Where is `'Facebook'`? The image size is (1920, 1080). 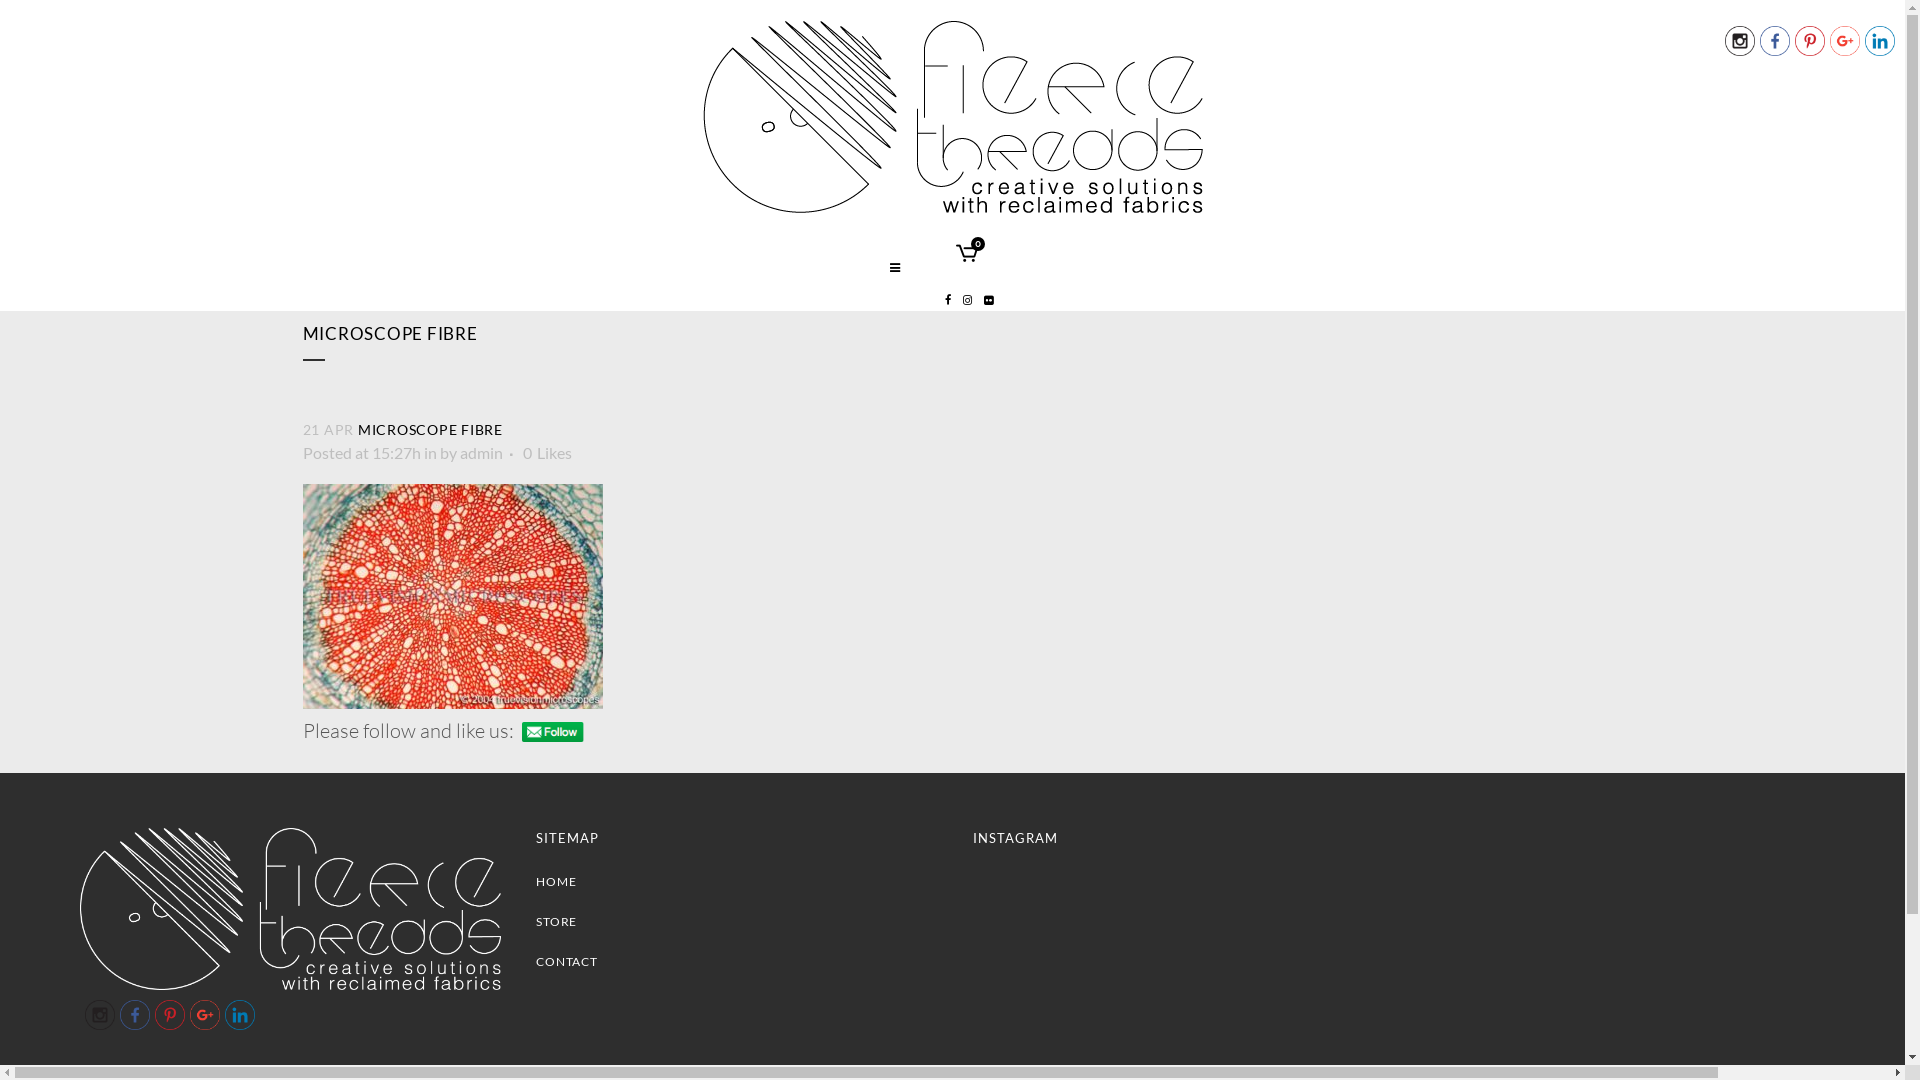 'Facebook' is located at coordinates (133, 1014).